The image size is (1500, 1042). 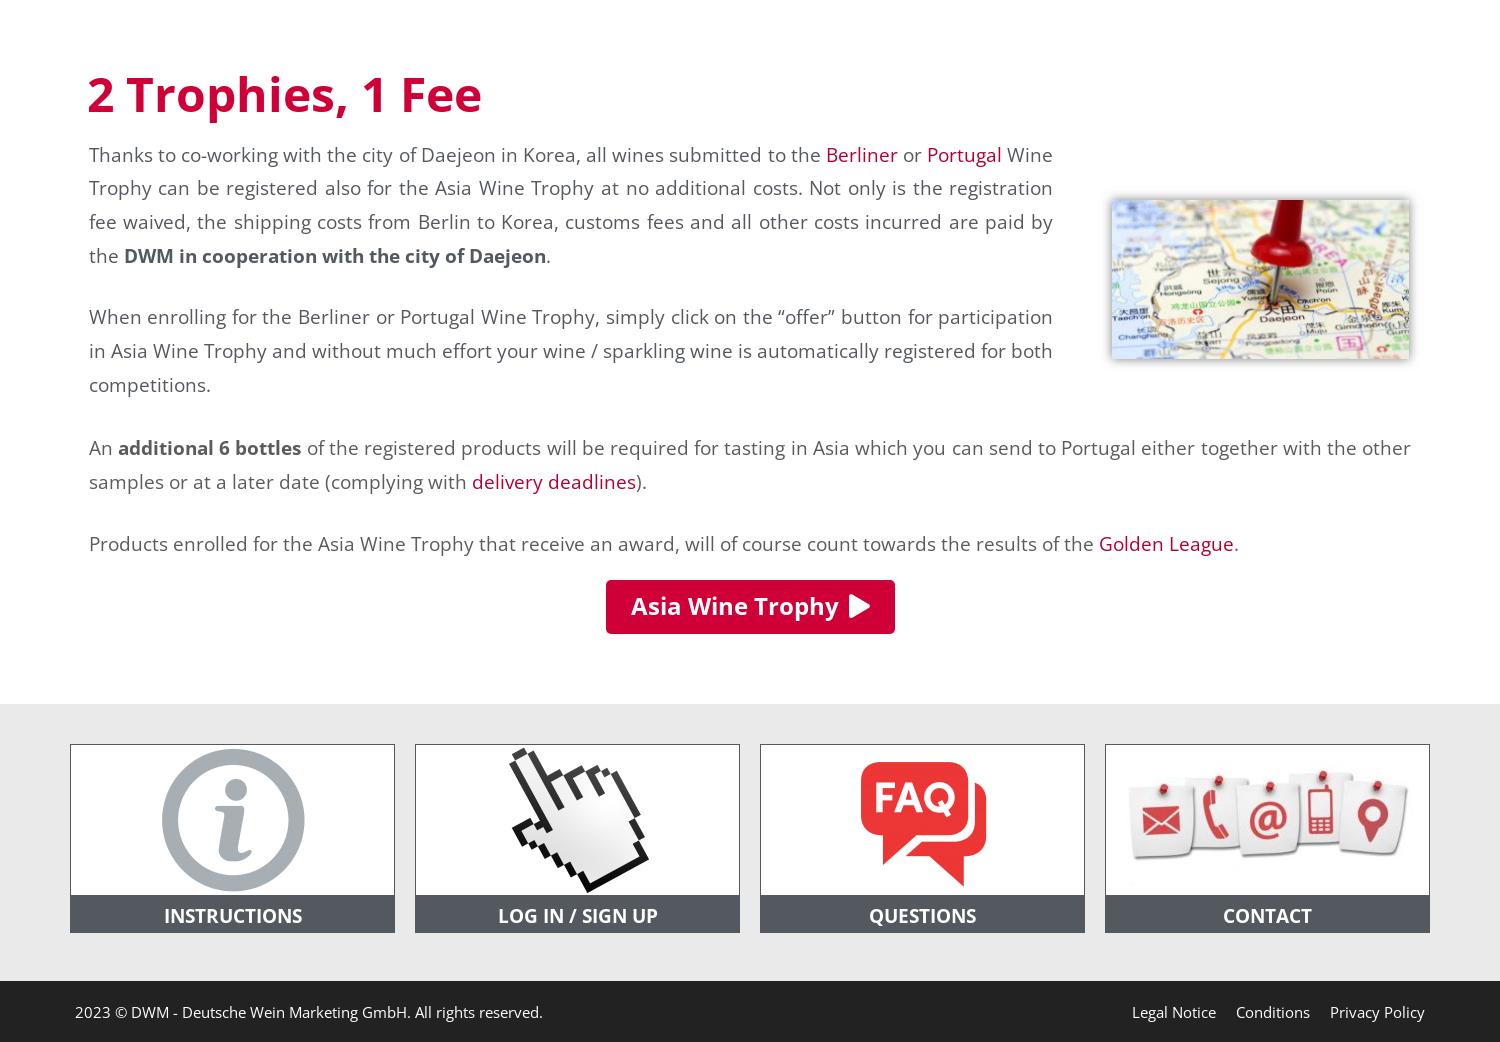 I want to click on 'An', so click(x=87, y=447).